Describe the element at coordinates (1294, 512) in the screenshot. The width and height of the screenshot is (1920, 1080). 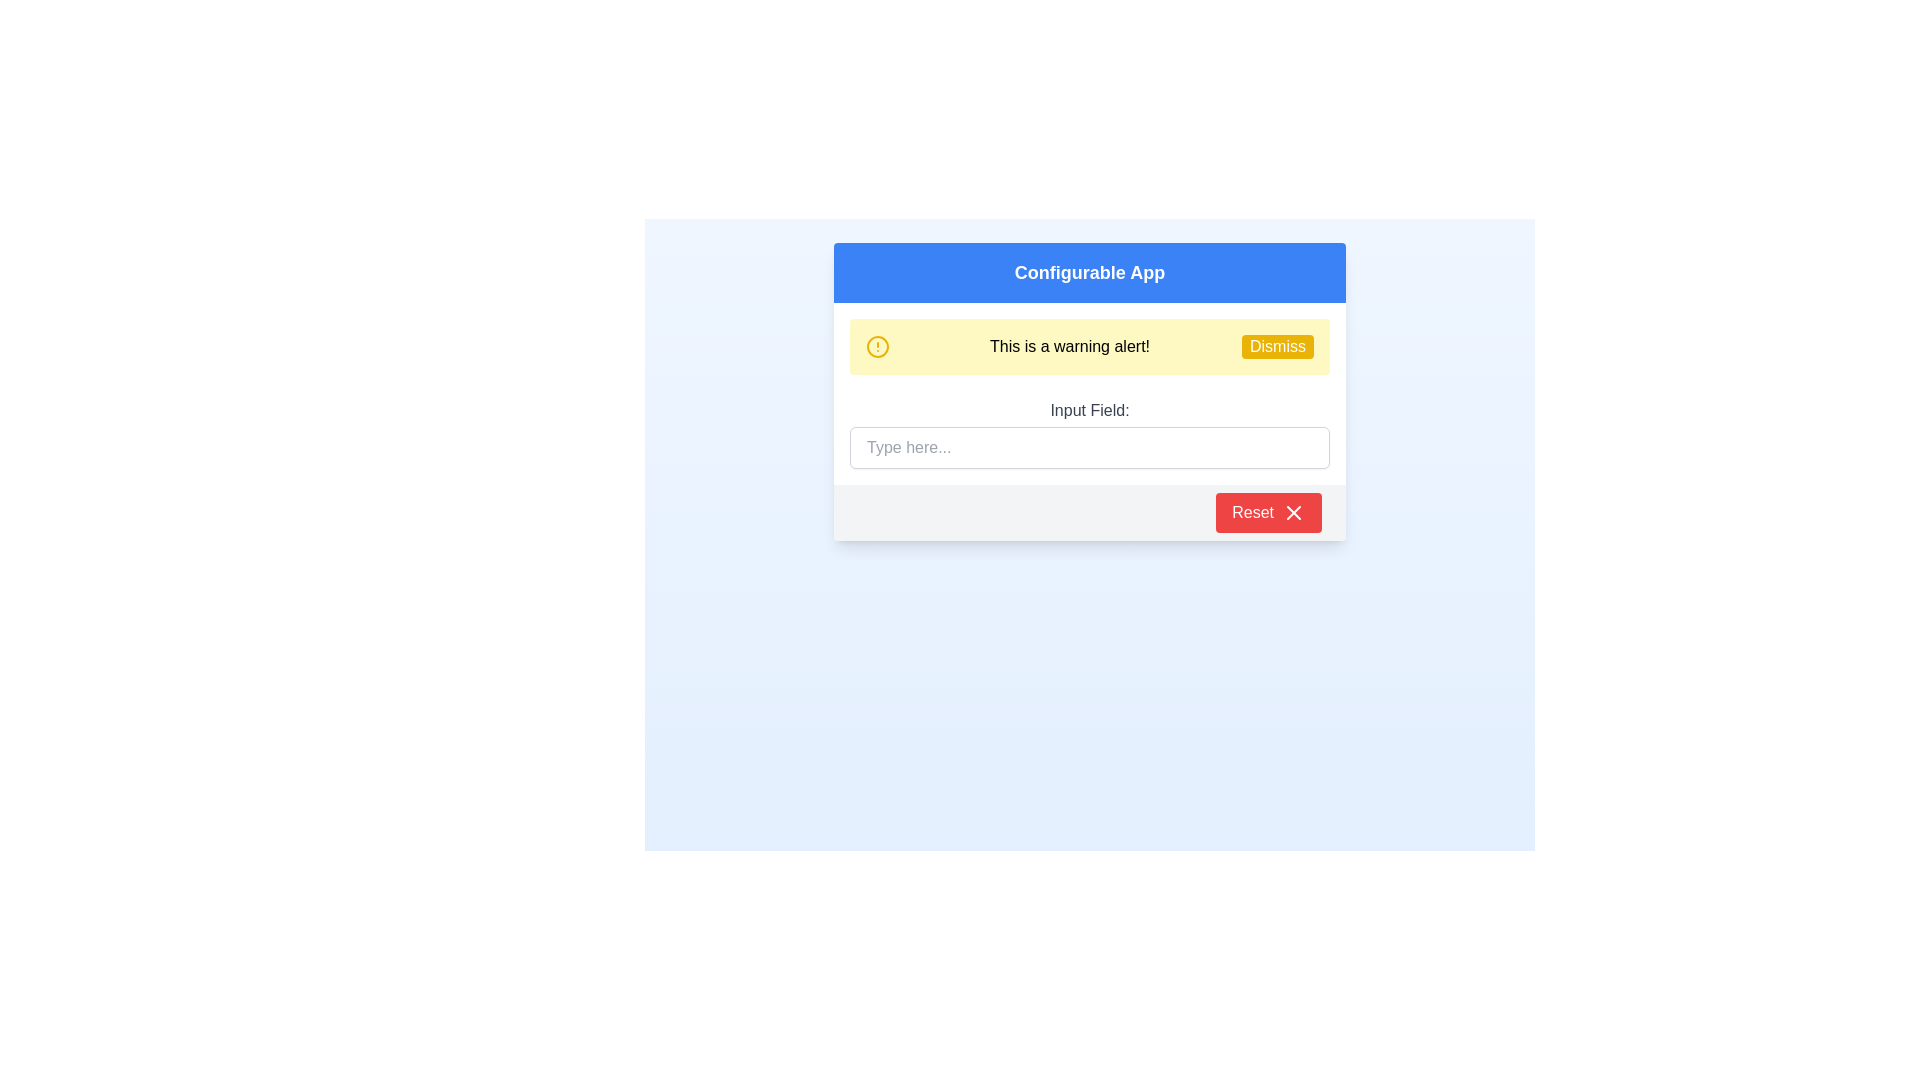
I see `the 'X' icon, which is a white icon with a rounded stroke on a red circular background located to the right of the 'Reset' button in the lower-right region of the modal dialog` at that location.